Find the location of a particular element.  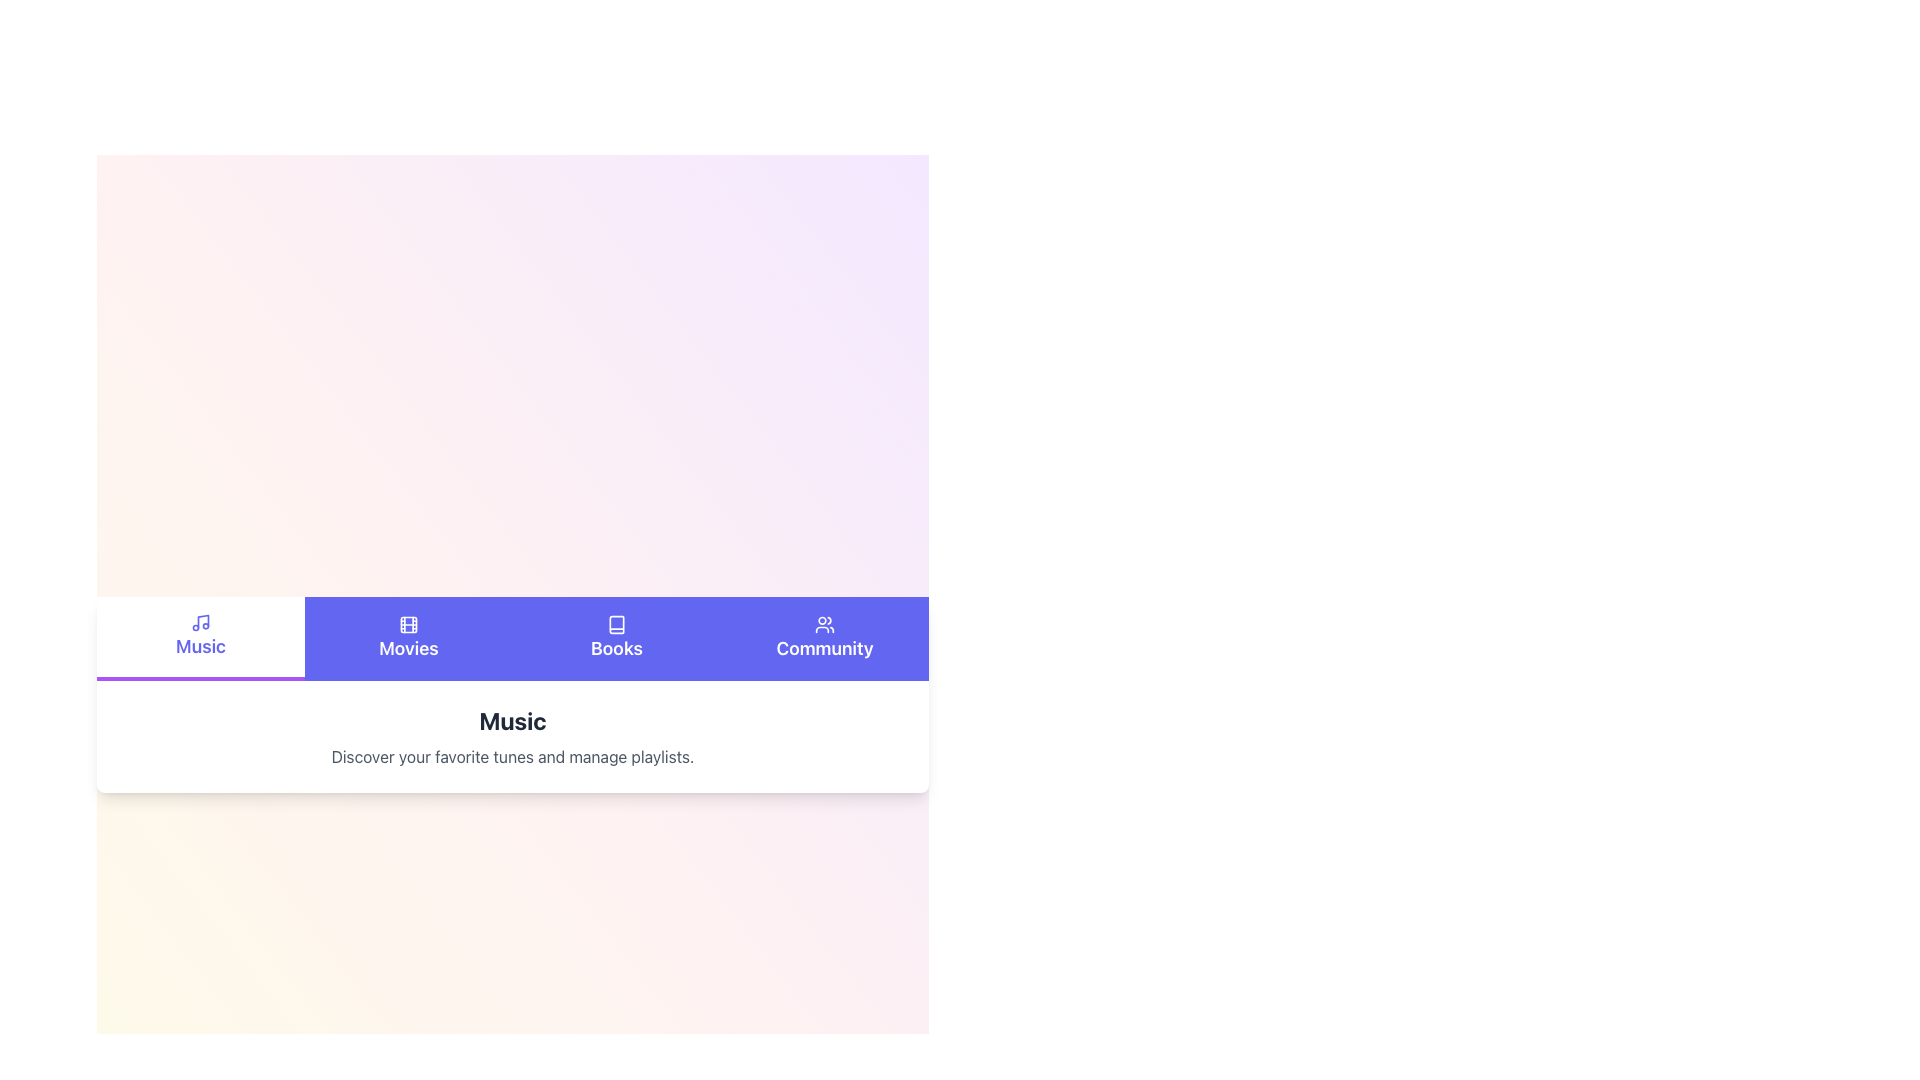

the decorative SVG rectangle that visually represents the 'Movies' tab in the navigation bar is located at coordinates (407, 623).